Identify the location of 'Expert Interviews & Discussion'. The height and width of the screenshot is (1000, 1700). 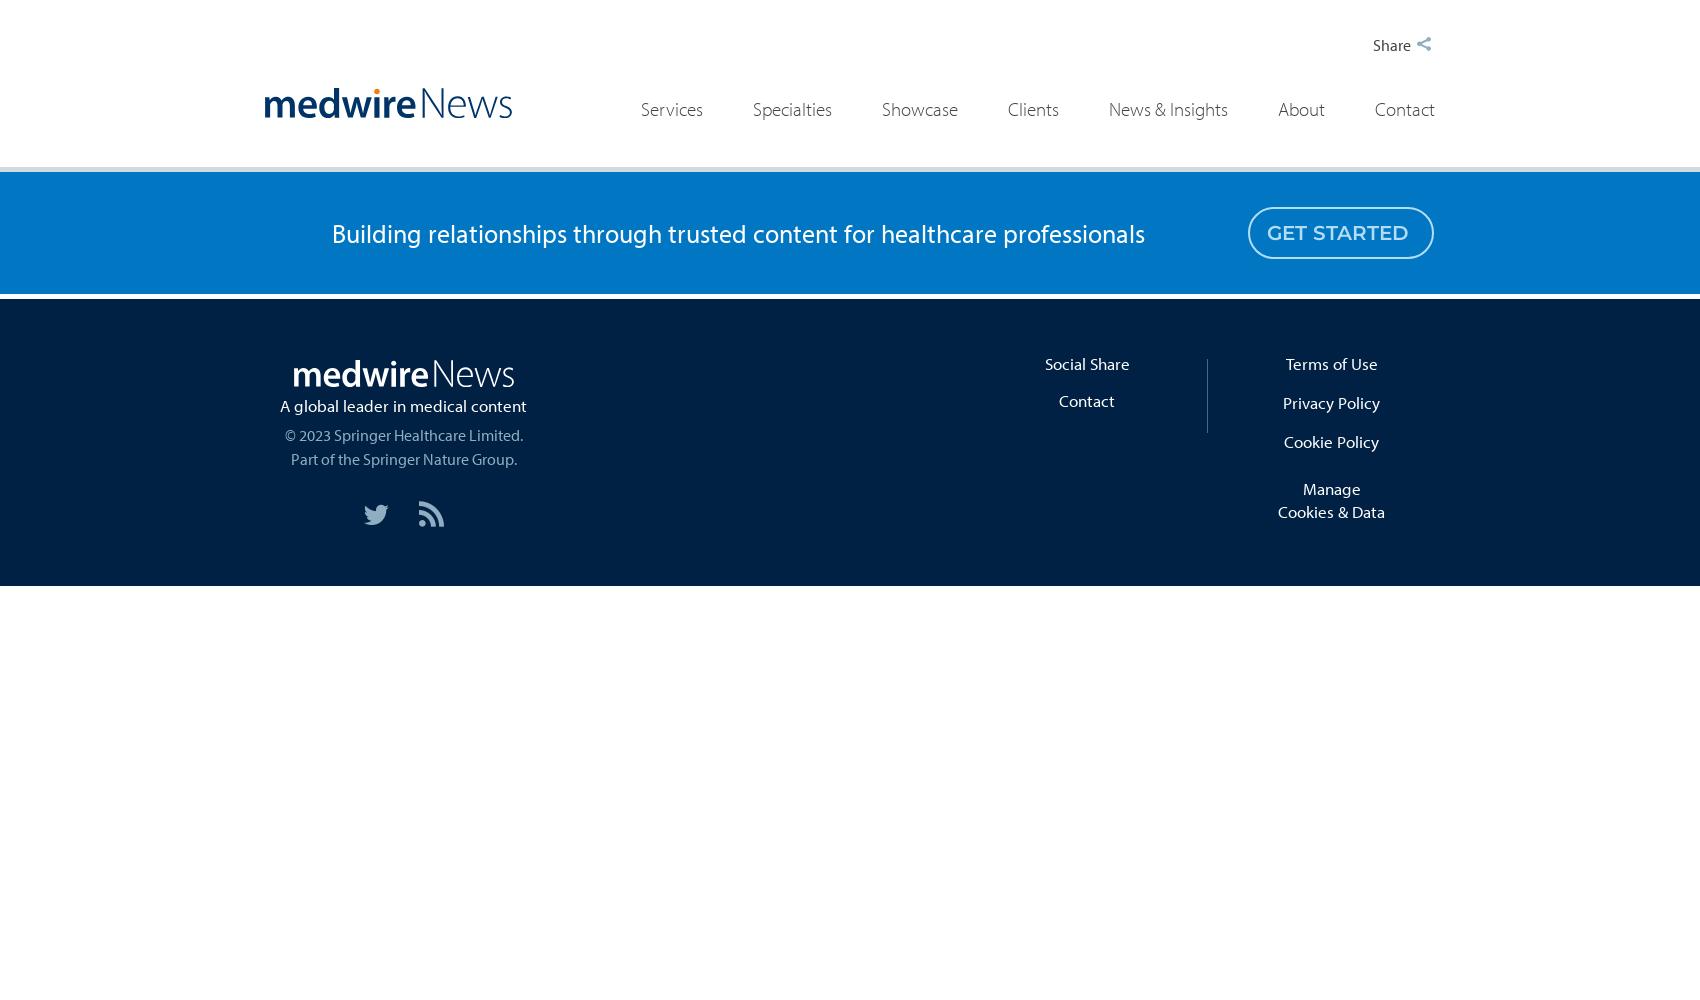
(909, 236).